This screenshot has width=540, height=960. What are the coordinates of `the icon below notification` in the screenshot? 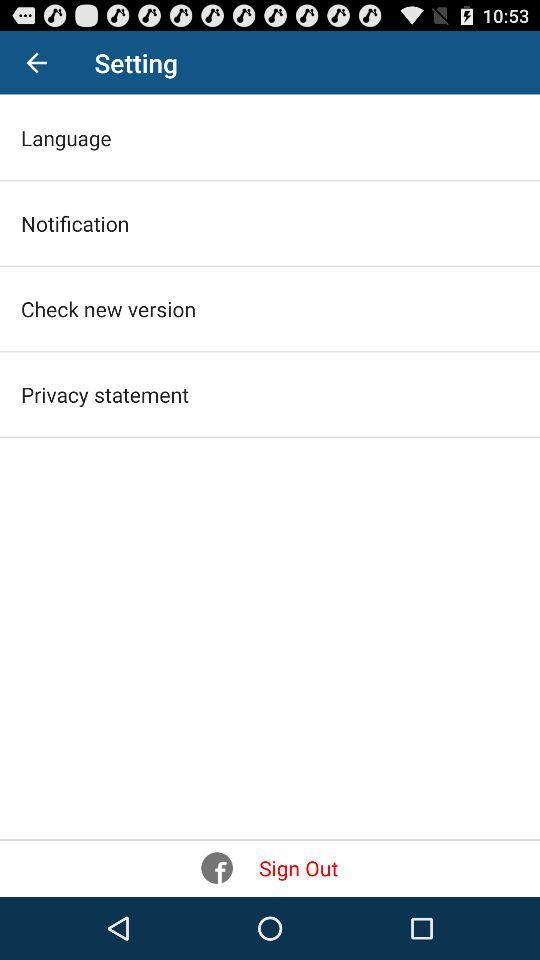 It's located at (108, 309).